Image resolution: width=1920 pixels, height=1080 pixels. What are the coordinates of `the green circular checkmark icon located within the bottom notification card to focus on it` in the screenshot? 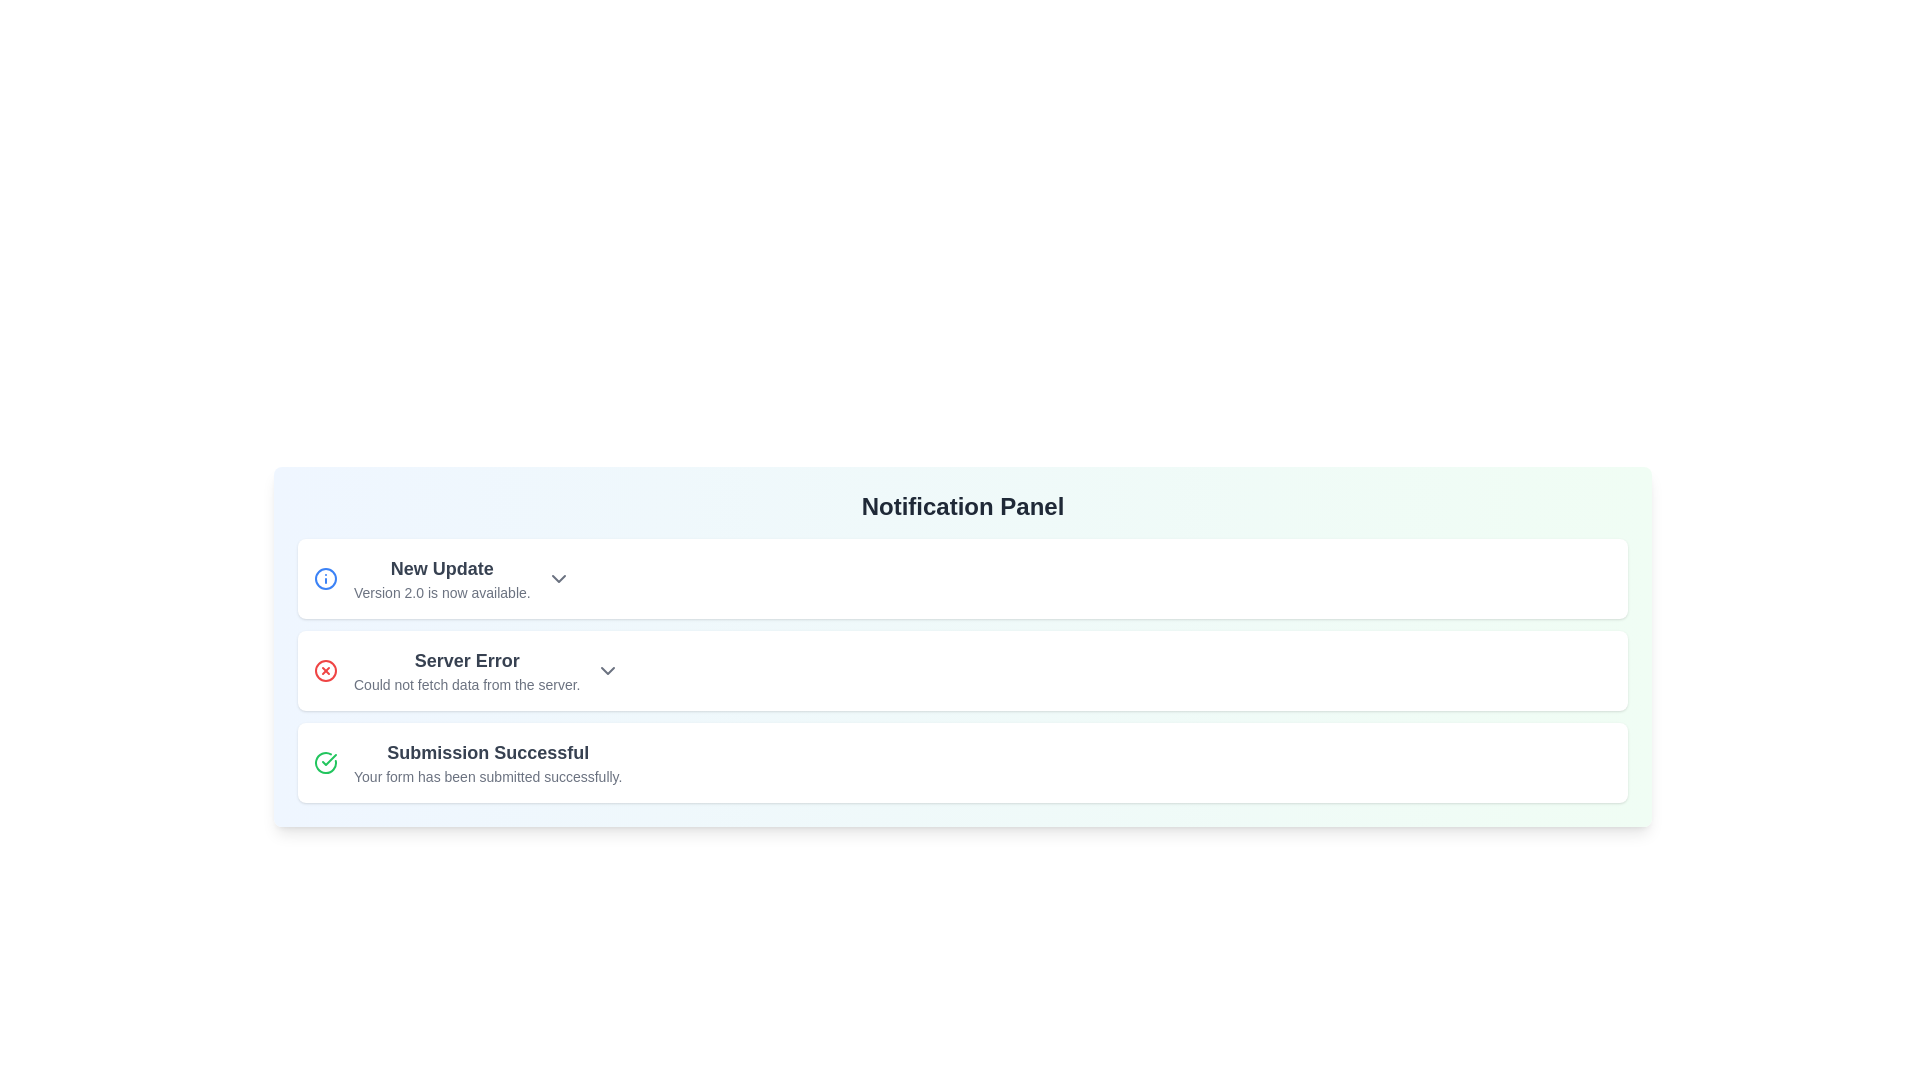 It's located at (326, 763).